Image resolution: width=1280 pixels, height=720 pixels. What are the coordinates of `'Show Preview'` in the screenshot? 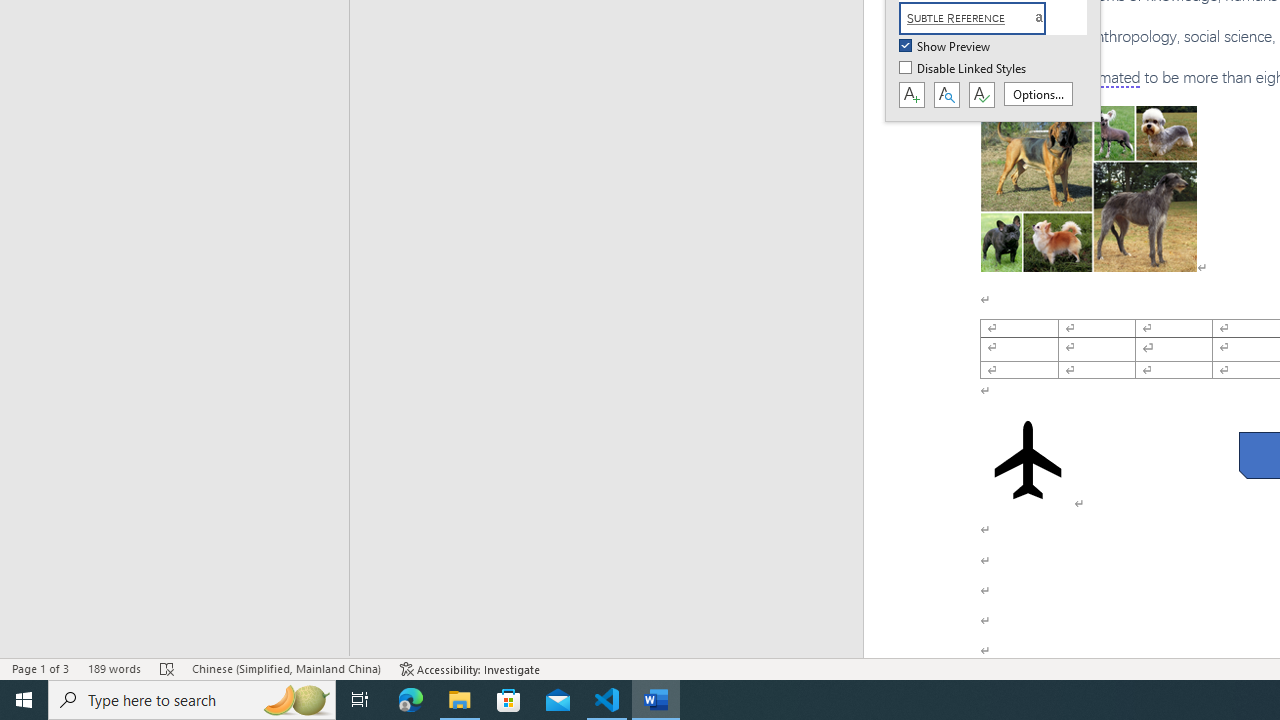 It's located at (945, 46).